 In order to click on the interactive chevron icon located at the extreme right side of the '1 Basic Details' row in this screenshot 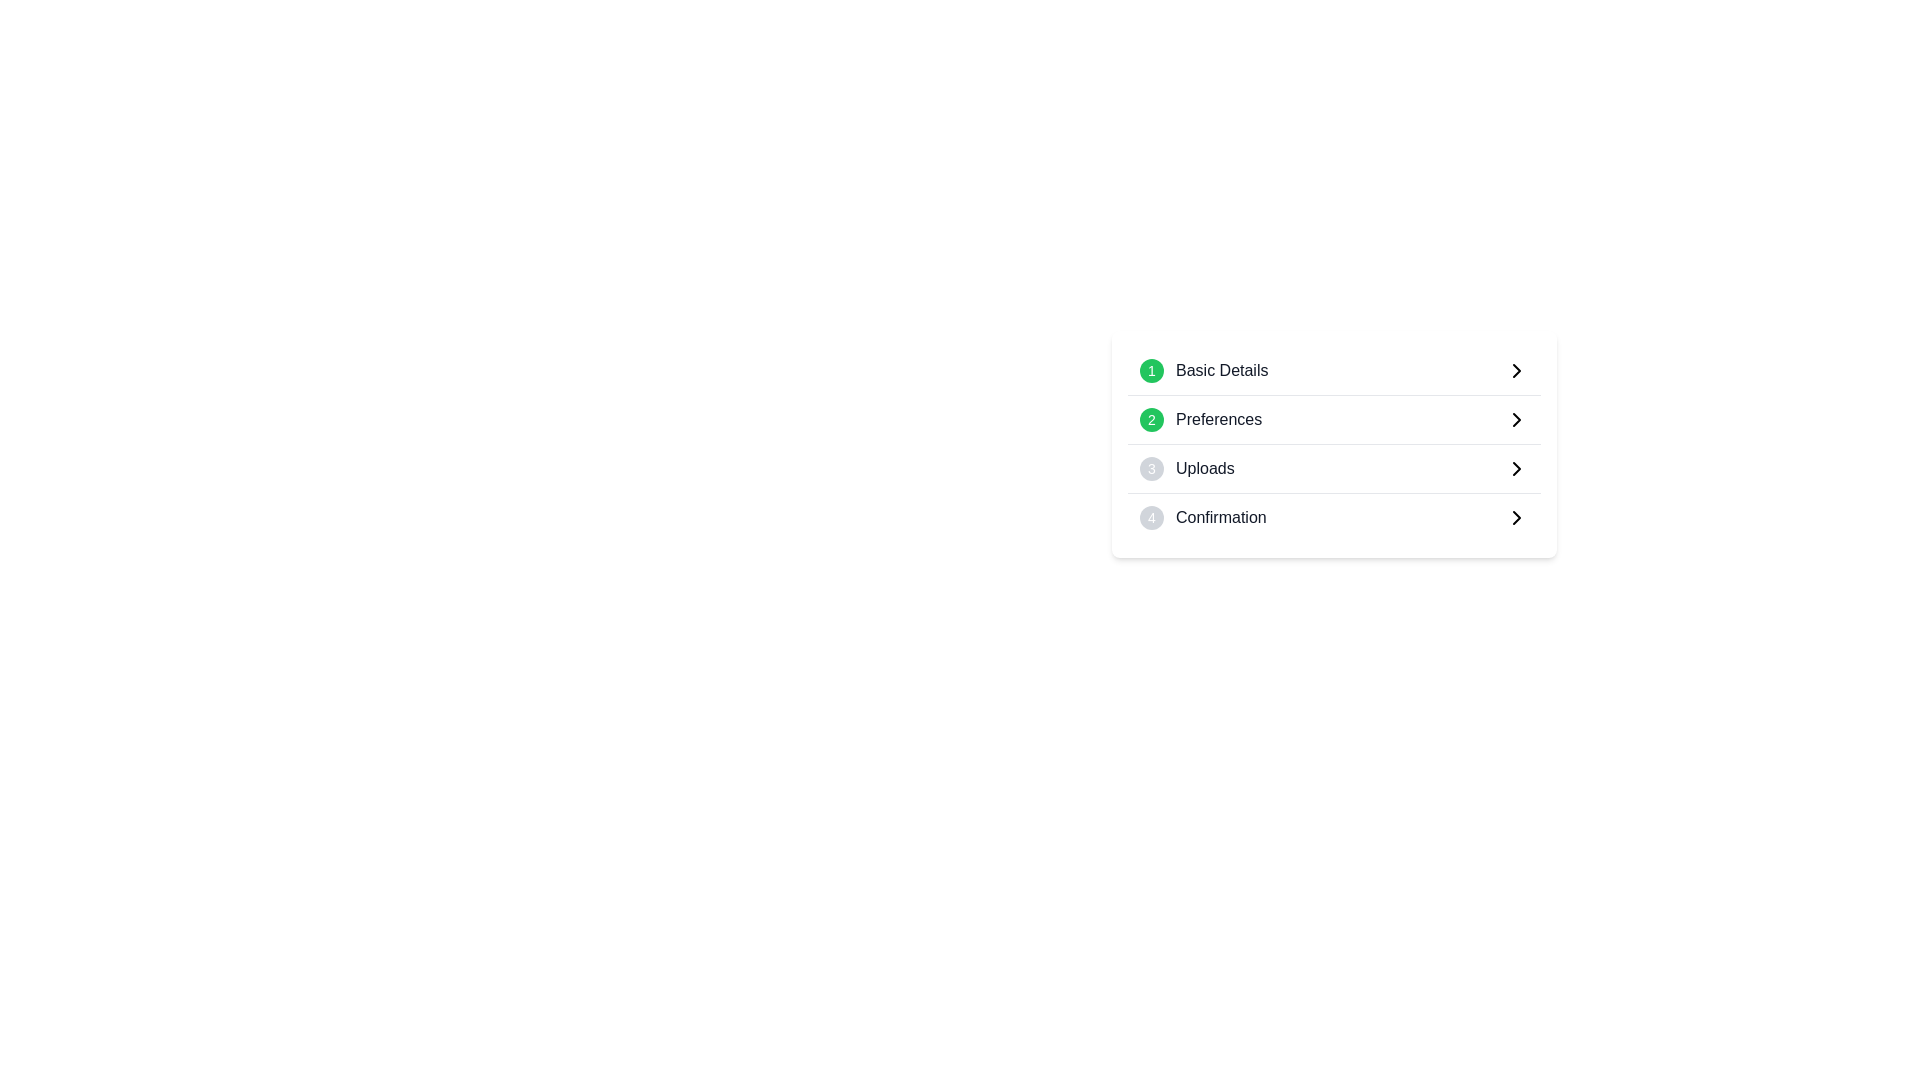, I will do `click(1516, 370)`.